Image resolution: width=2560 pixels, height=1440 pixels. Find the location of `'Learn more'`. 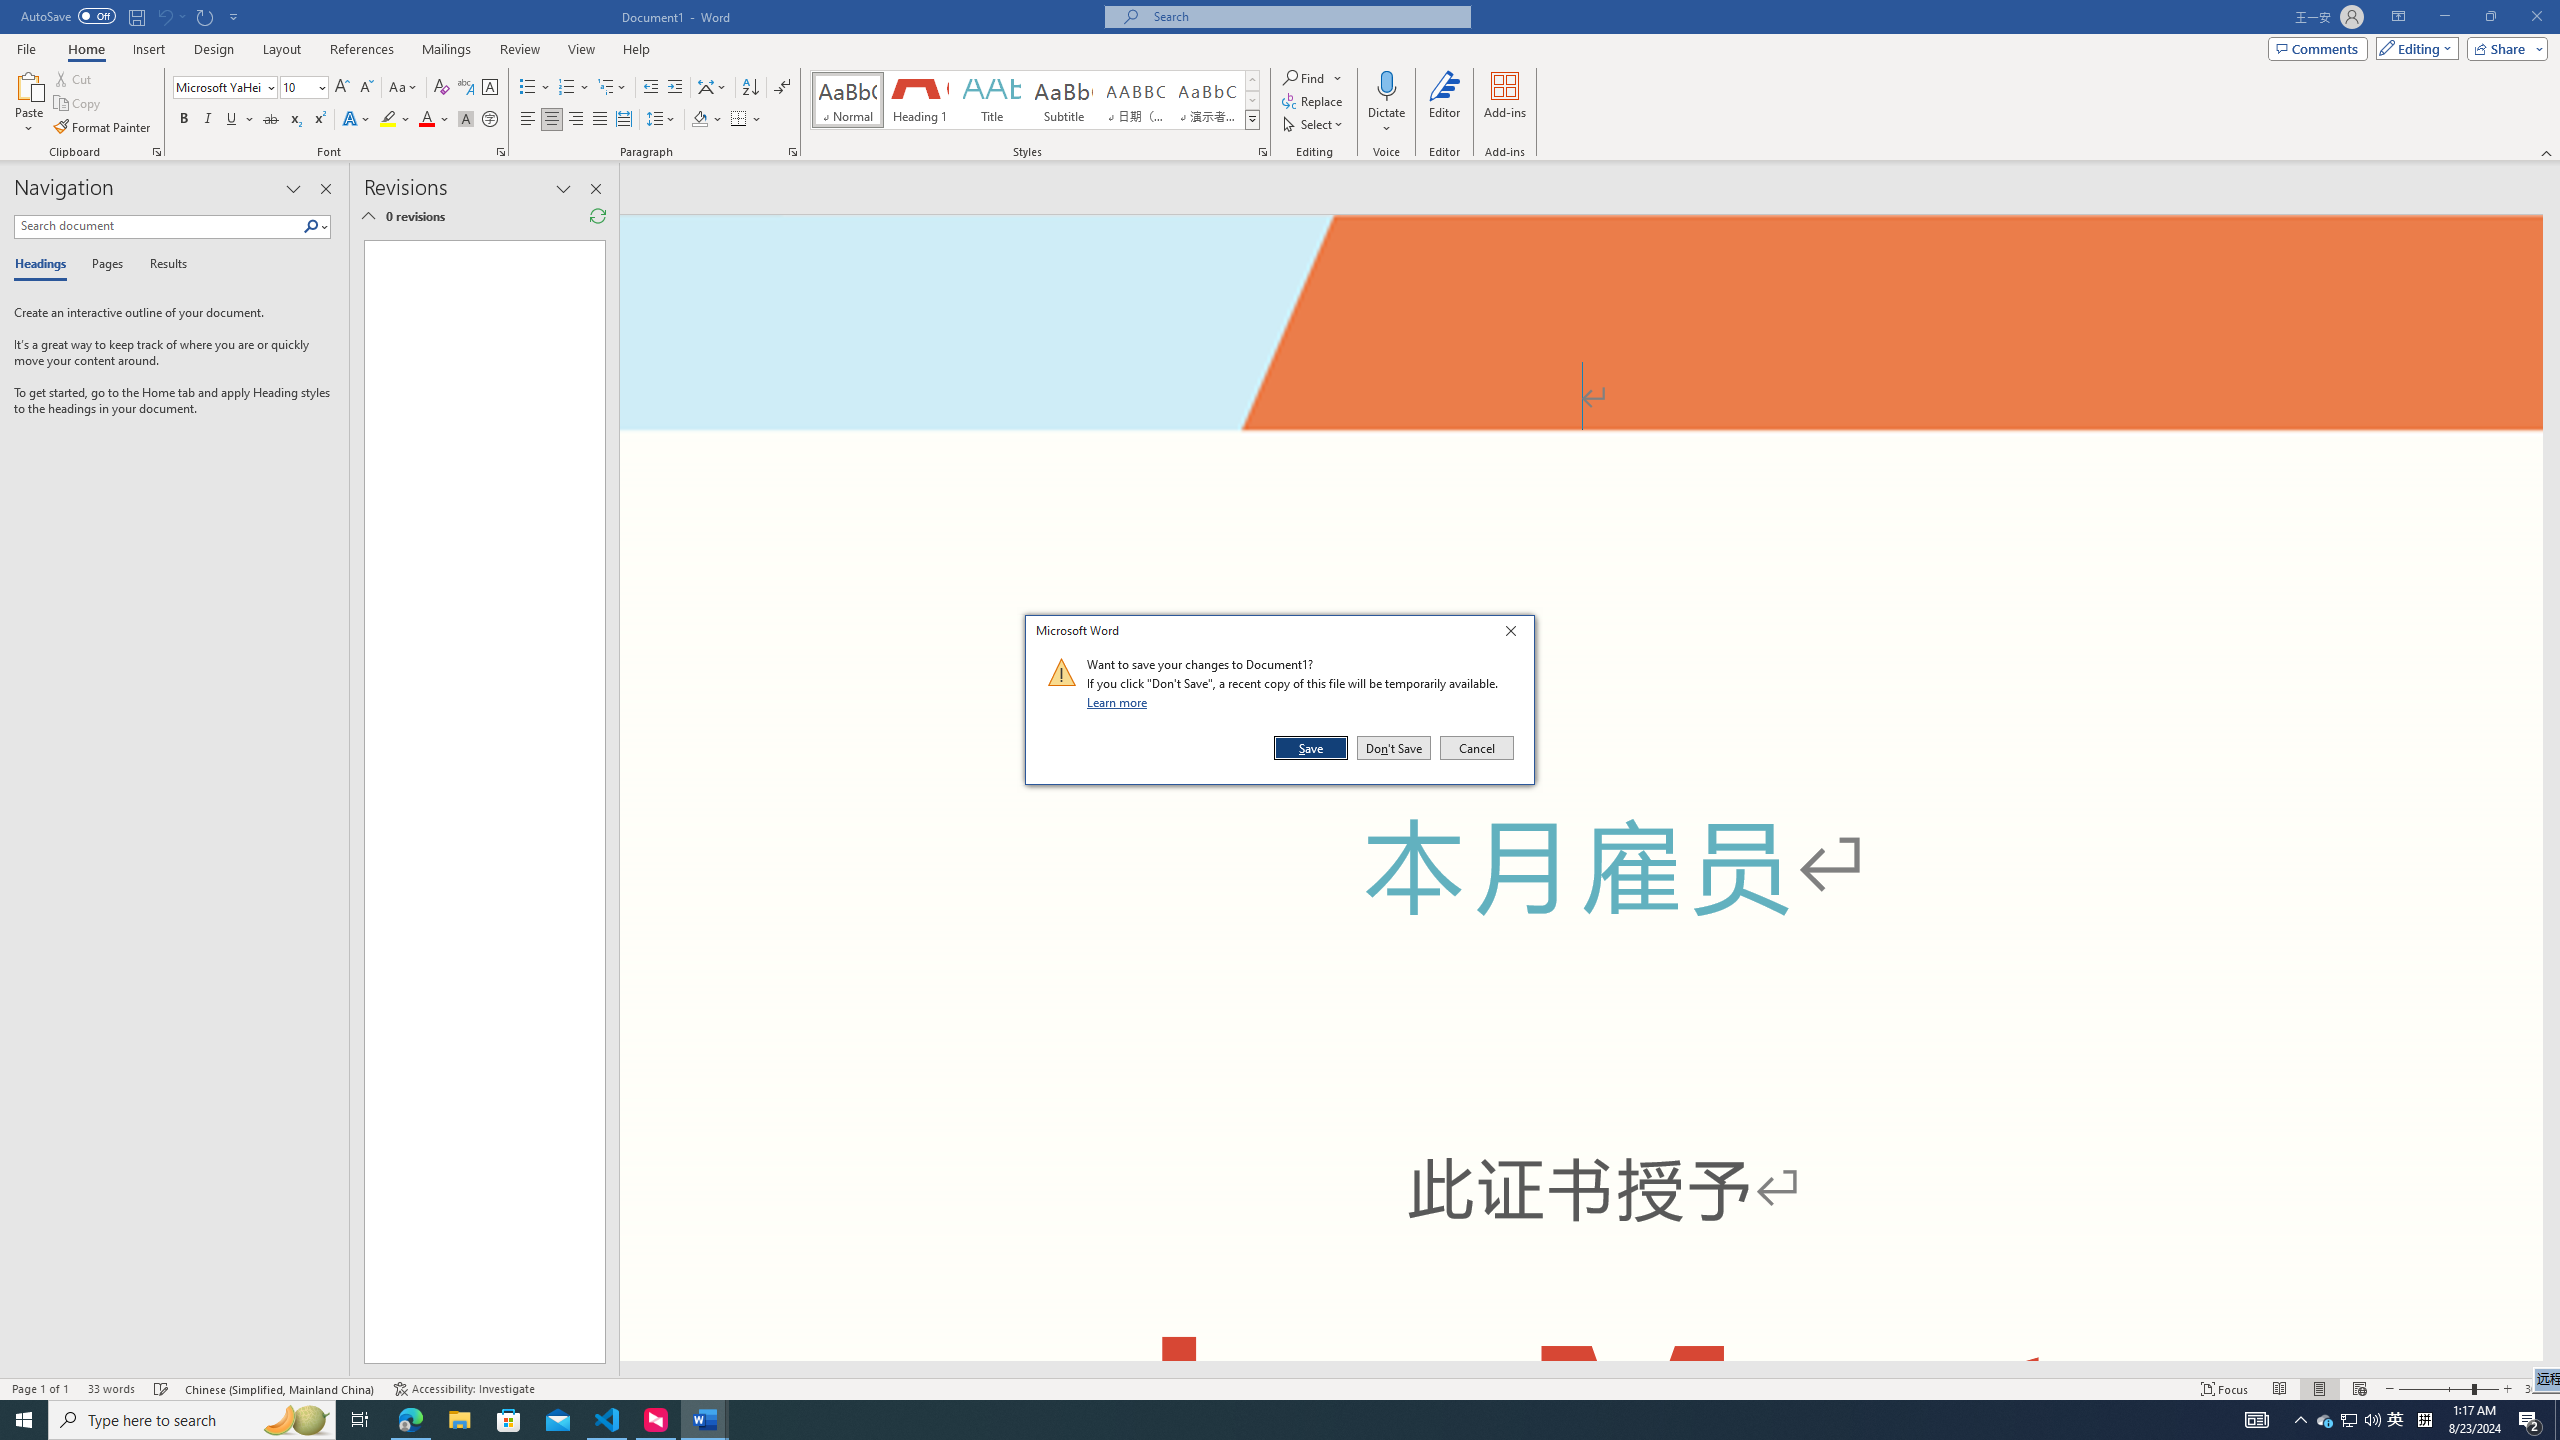

'Learn more' is located at coordinates (1120, 701).